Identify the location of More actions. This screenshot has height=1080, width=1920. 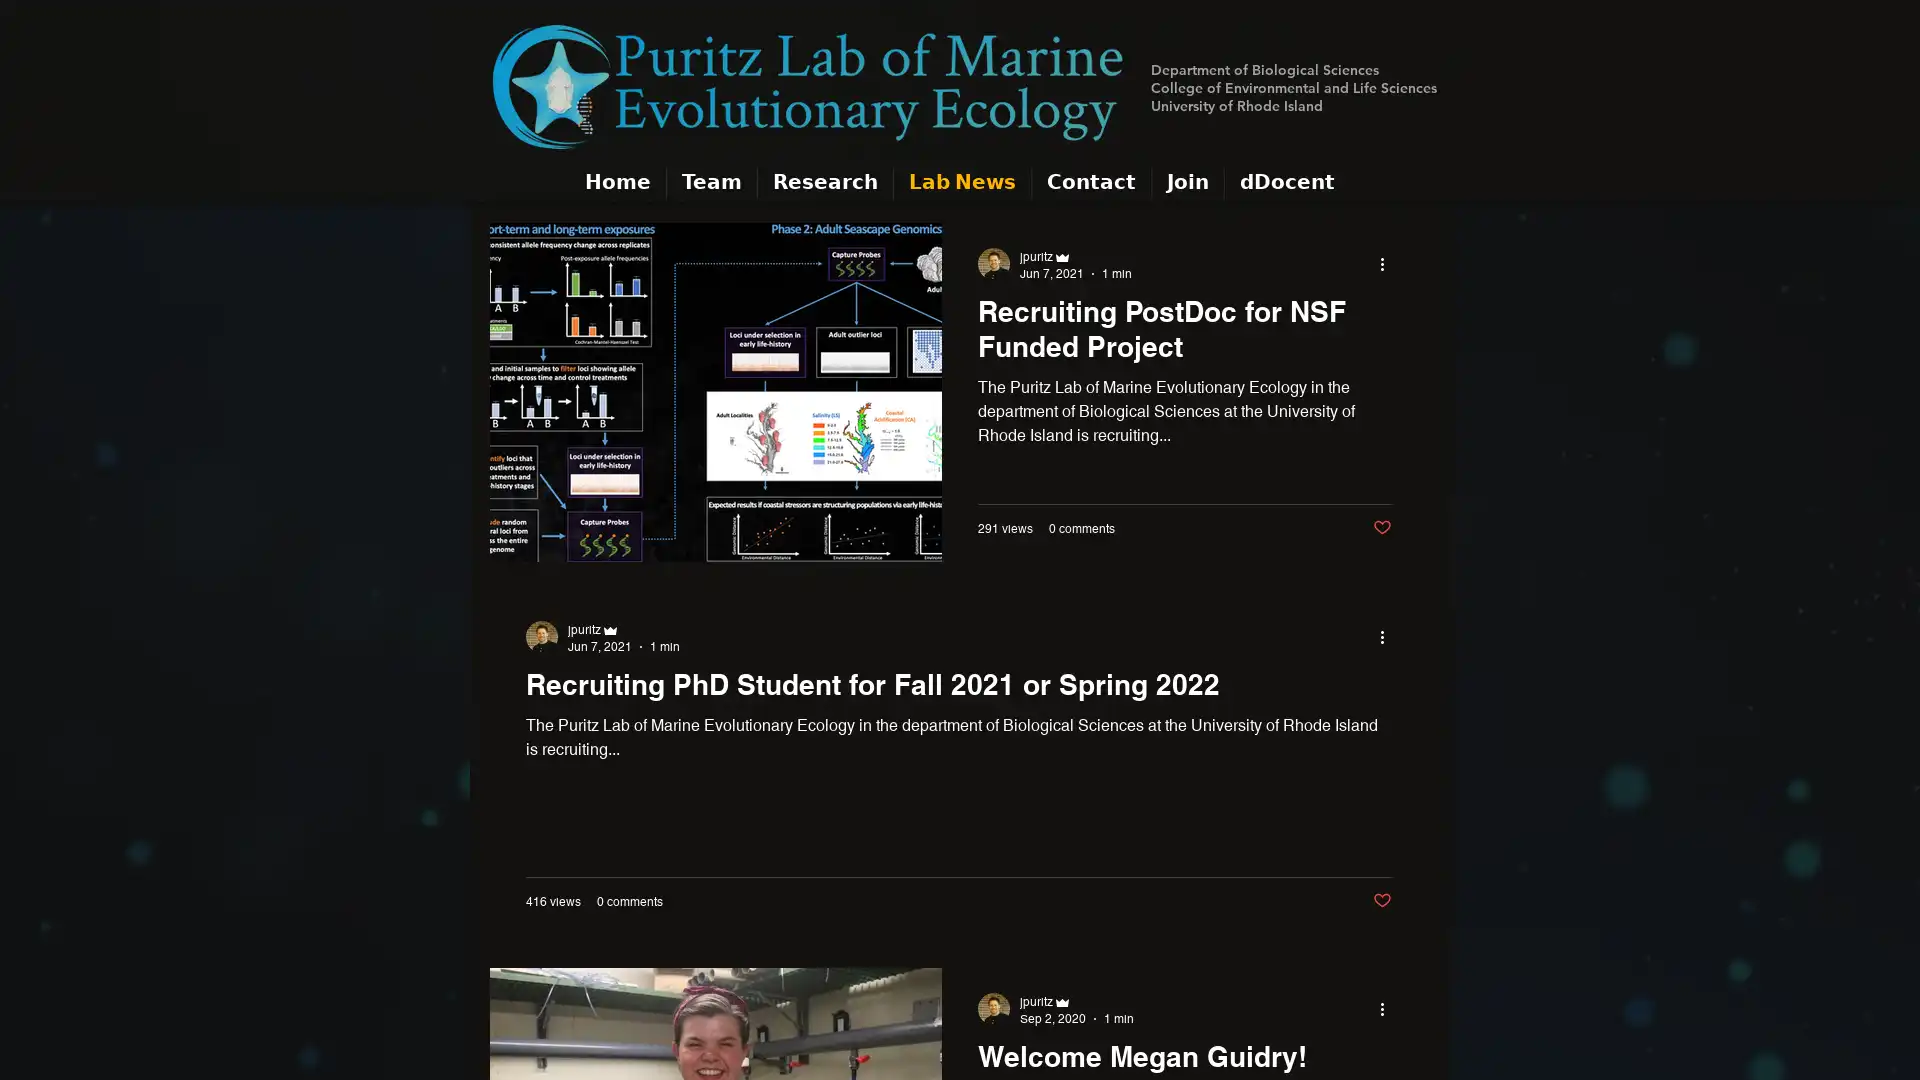
(1387, 636).